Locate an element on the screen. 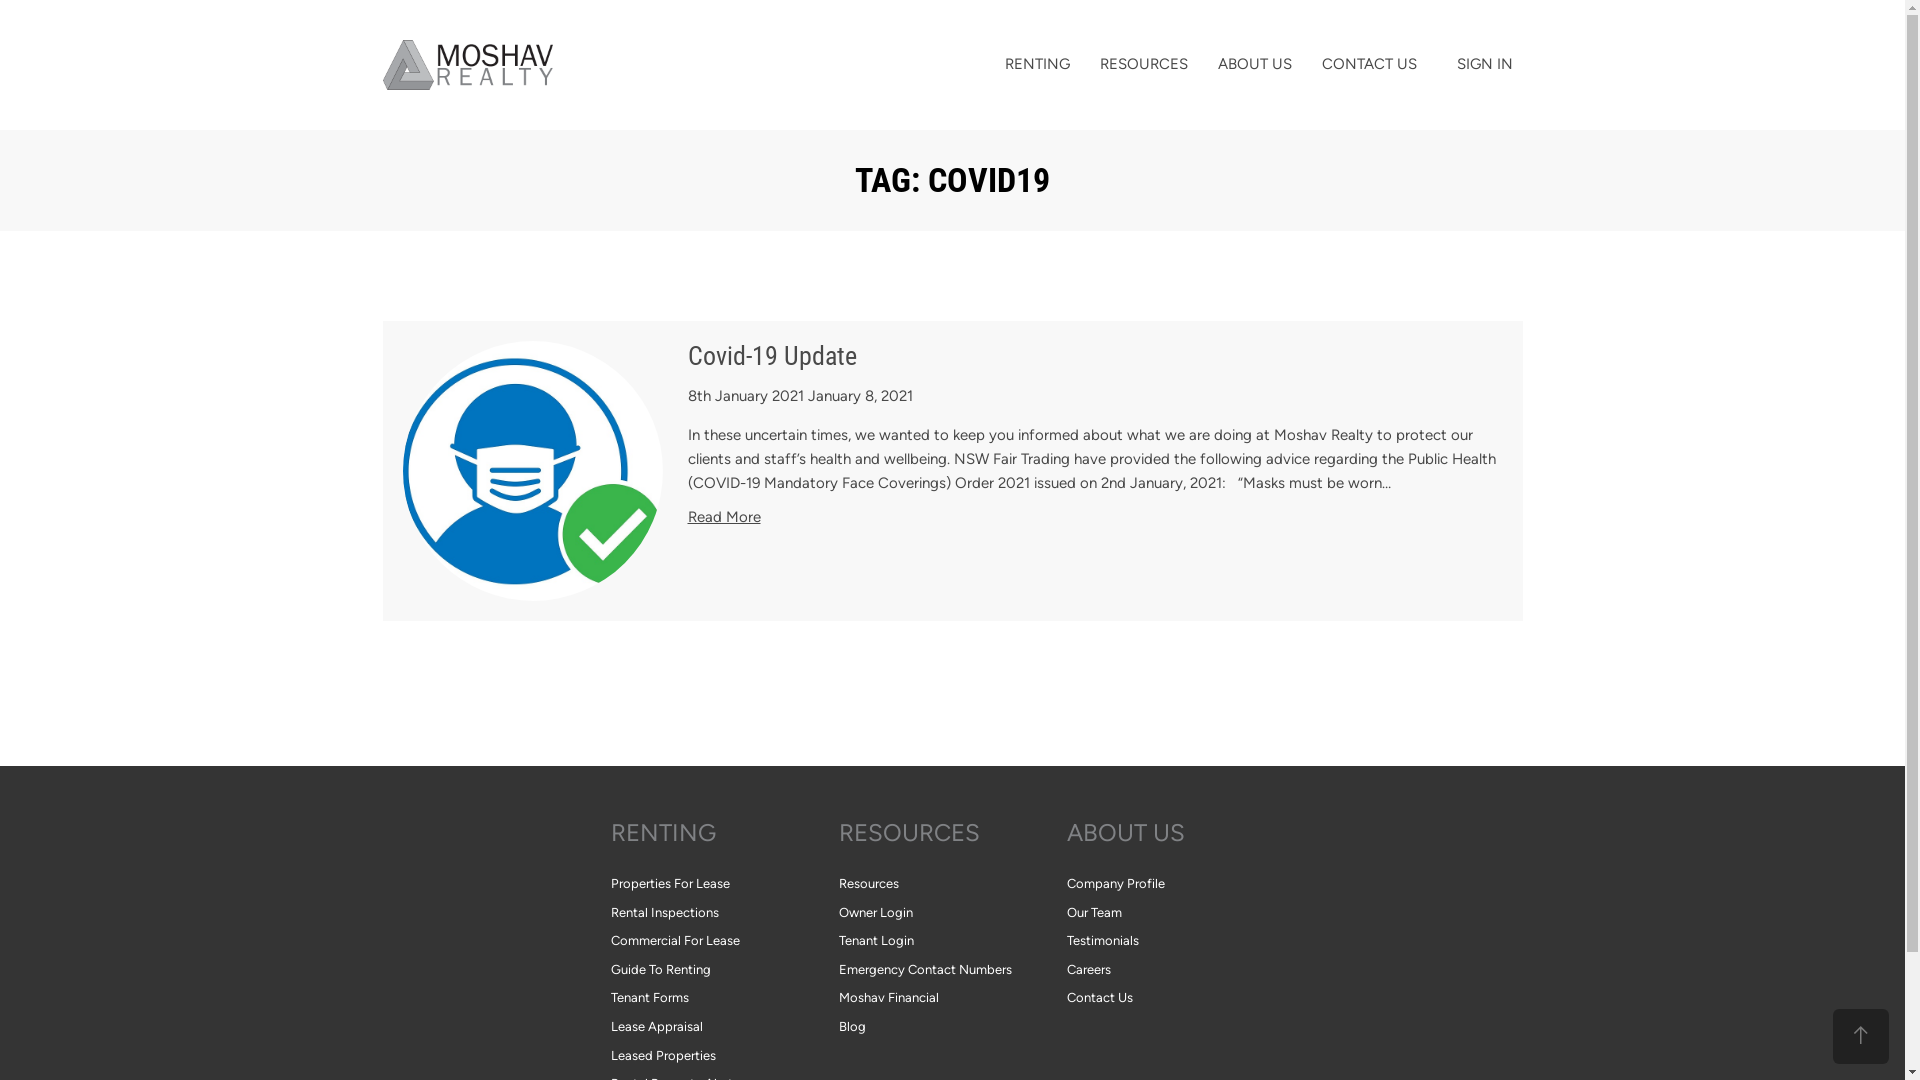  'SIGN IN' is located at coordinates (1483, 63).